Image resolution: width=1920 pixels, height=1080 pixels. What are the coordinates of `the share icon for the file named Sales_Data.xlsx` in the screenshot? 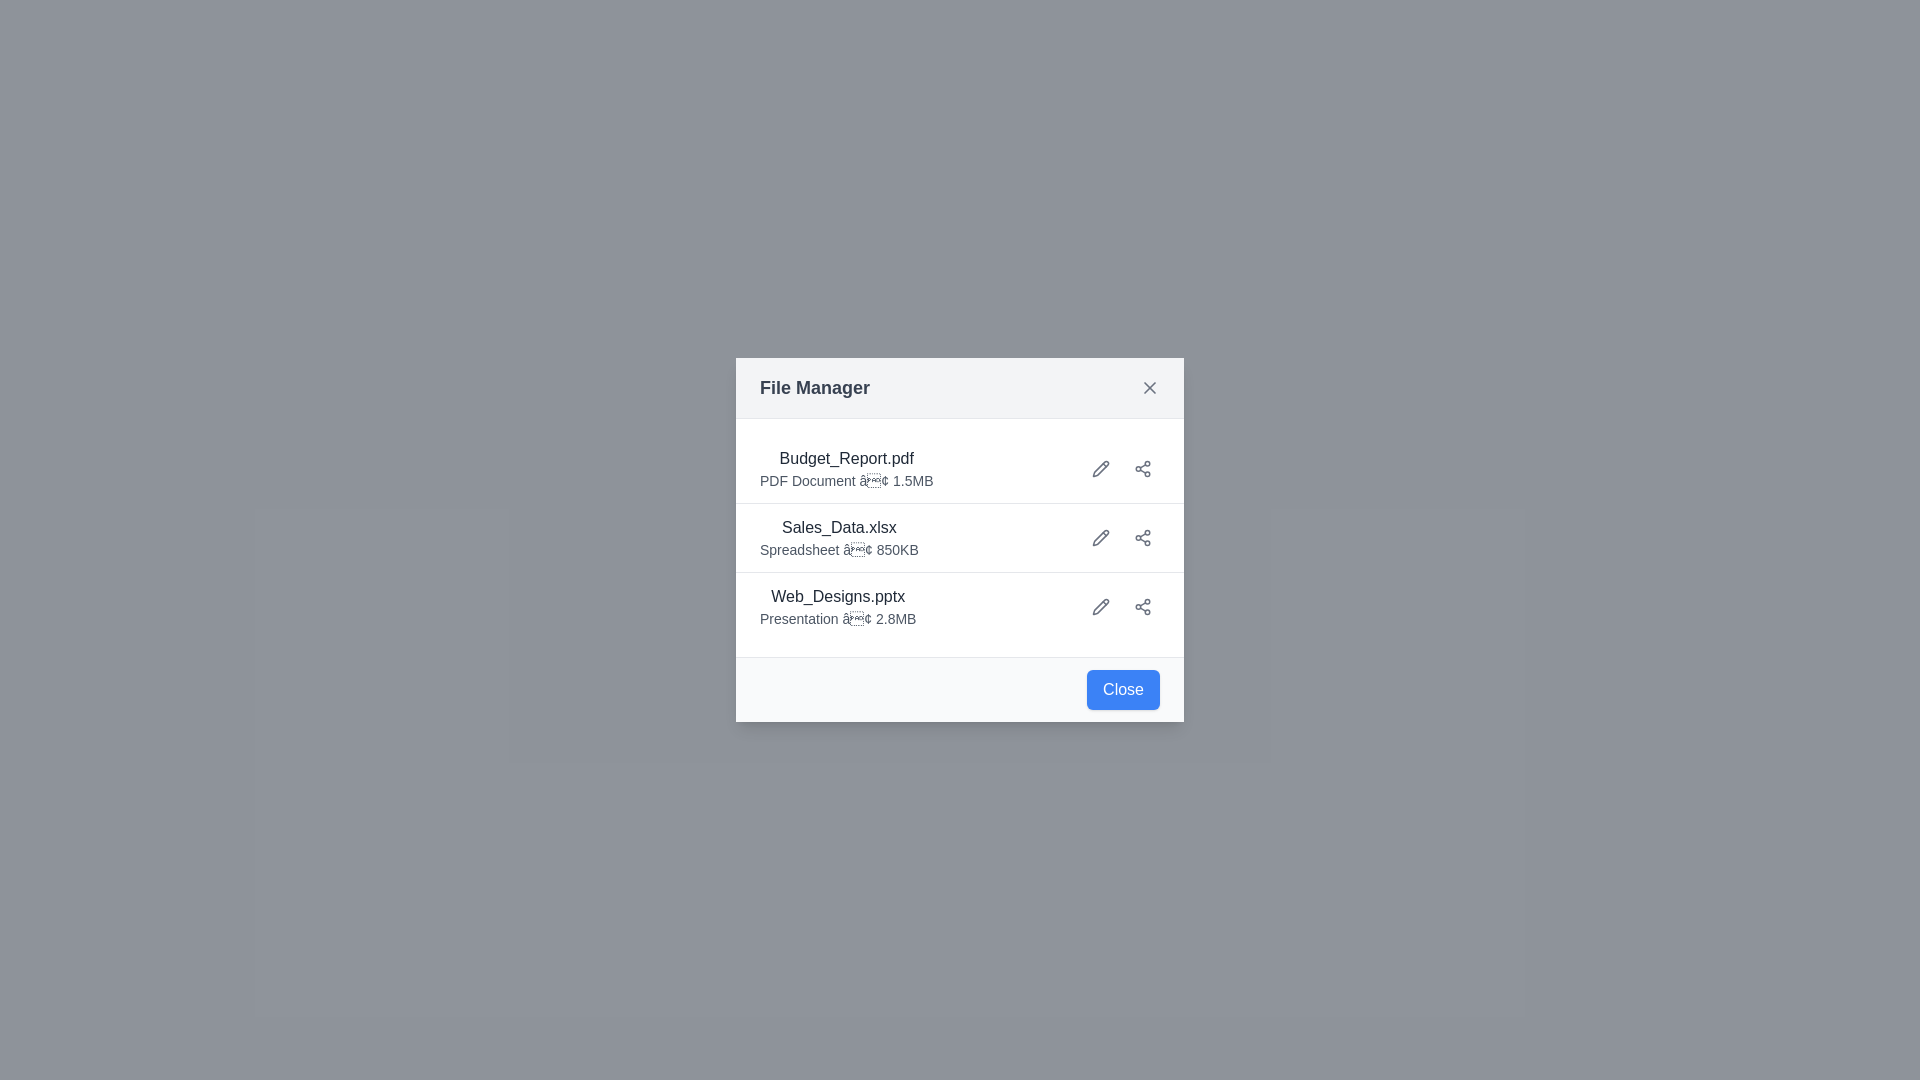 It's located at (1142, 536).